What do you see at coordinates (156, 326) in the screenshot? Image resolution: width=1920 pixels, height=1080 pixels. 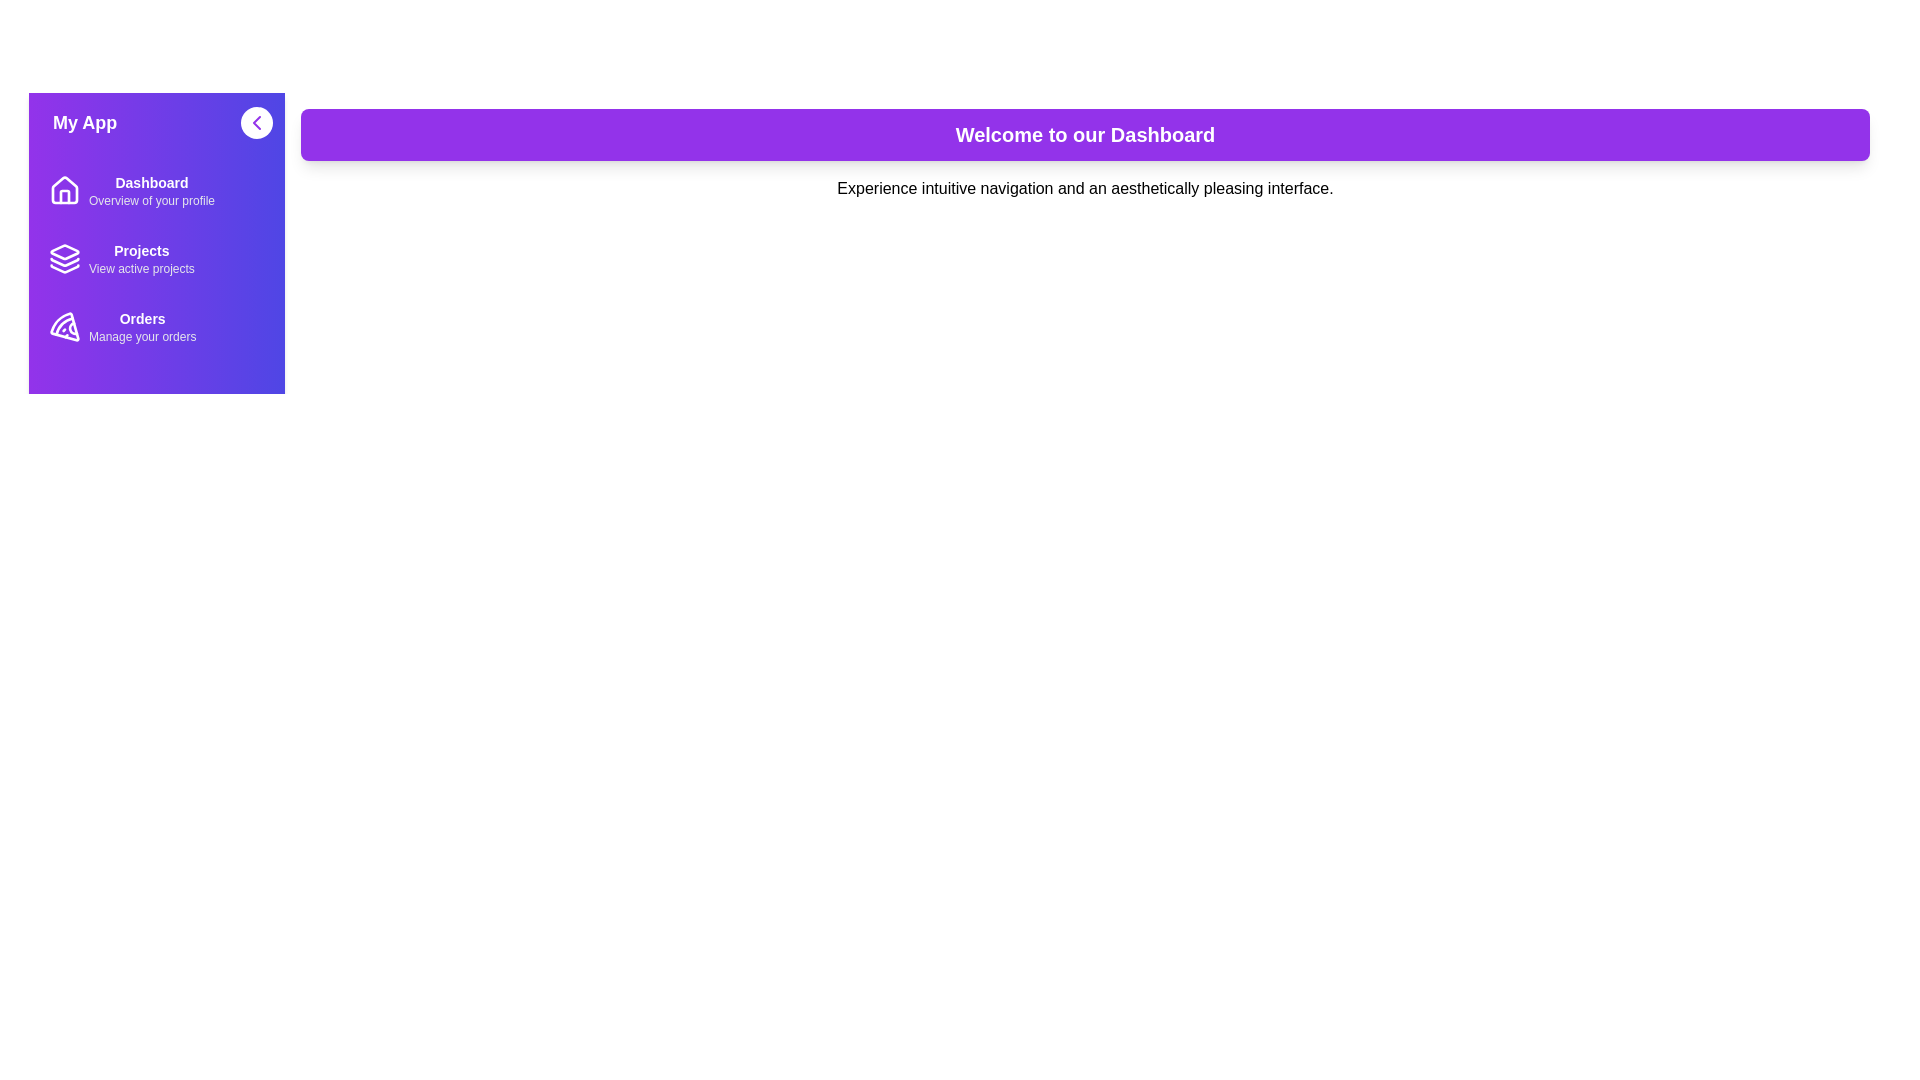 I see `the menu item corresponding to Orders` at bounding box center [156, 326].